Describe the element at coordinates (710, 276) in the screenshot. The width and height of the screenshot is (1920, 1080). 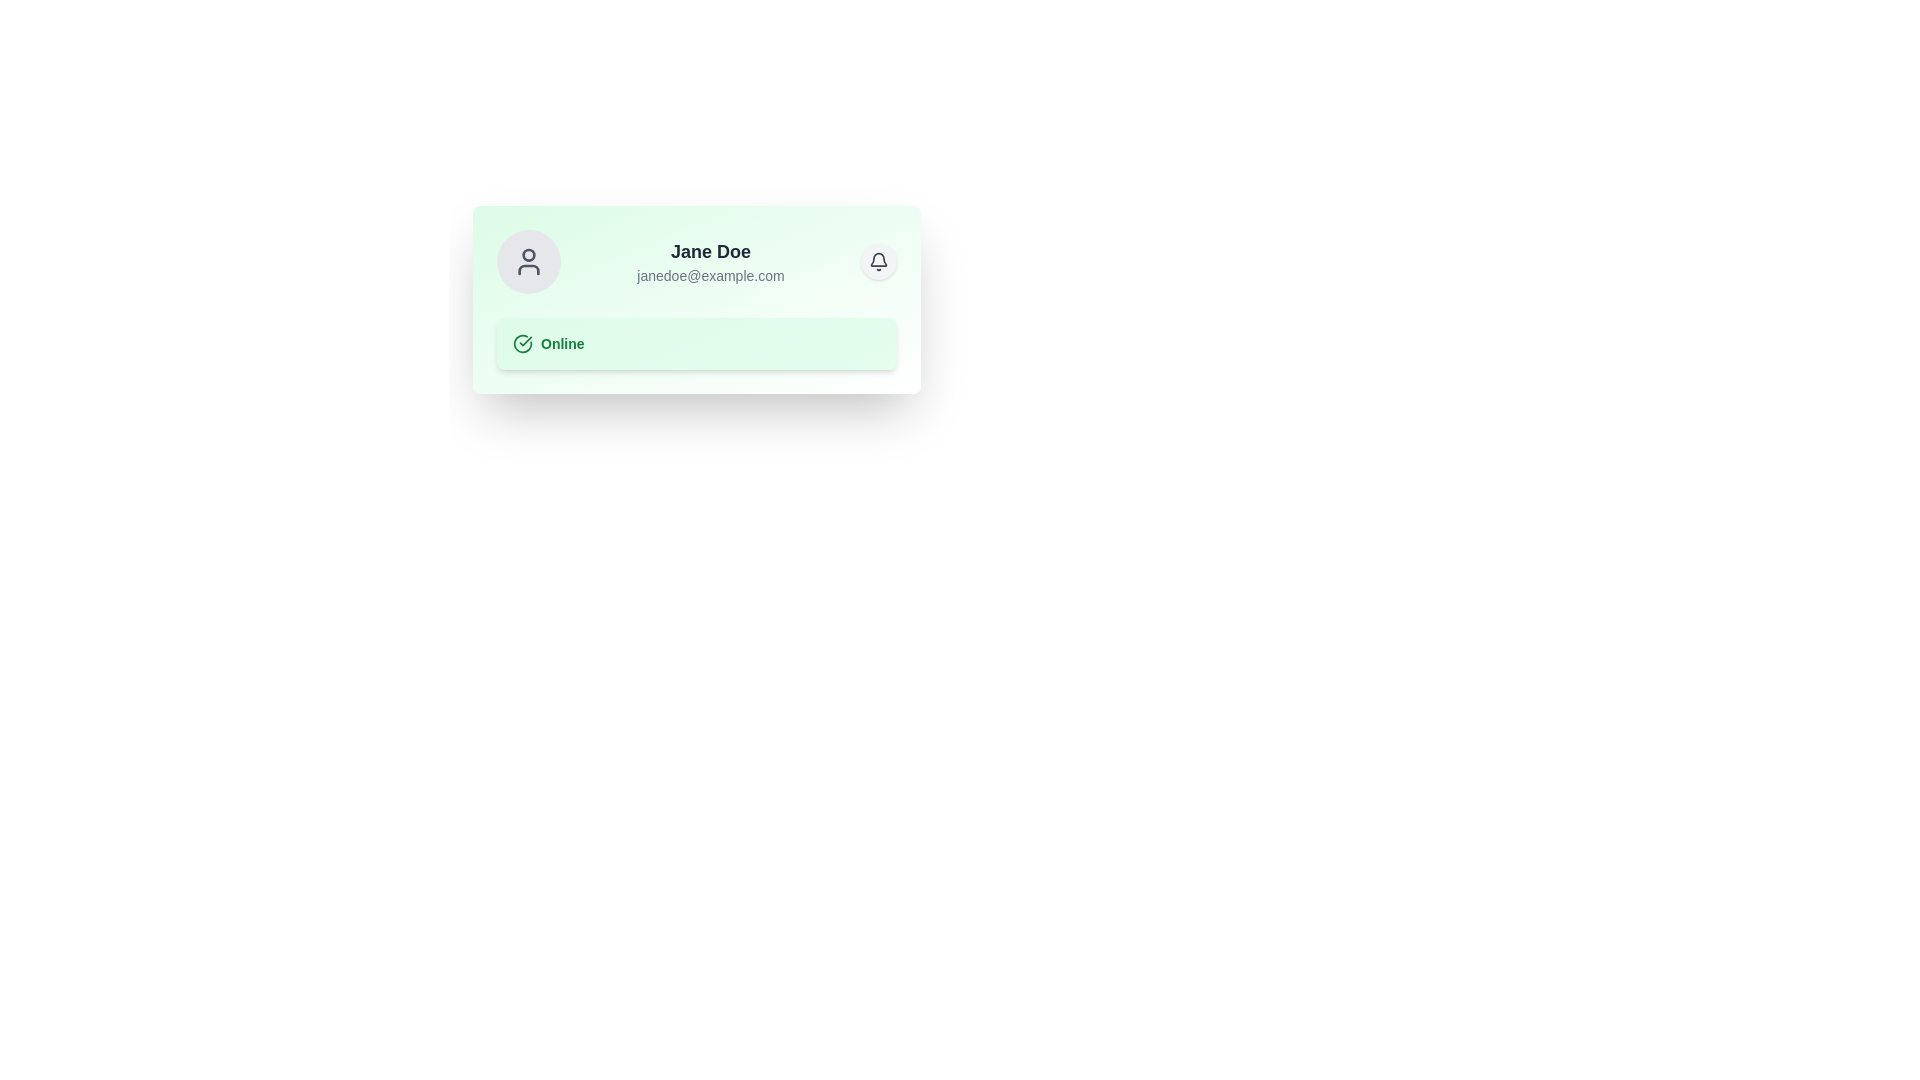
I see `the text label displaying an email address, which is styled in a smaller gray font and located beneath the 'Jane Doe' name label, horizontally centered within the card` at that location.